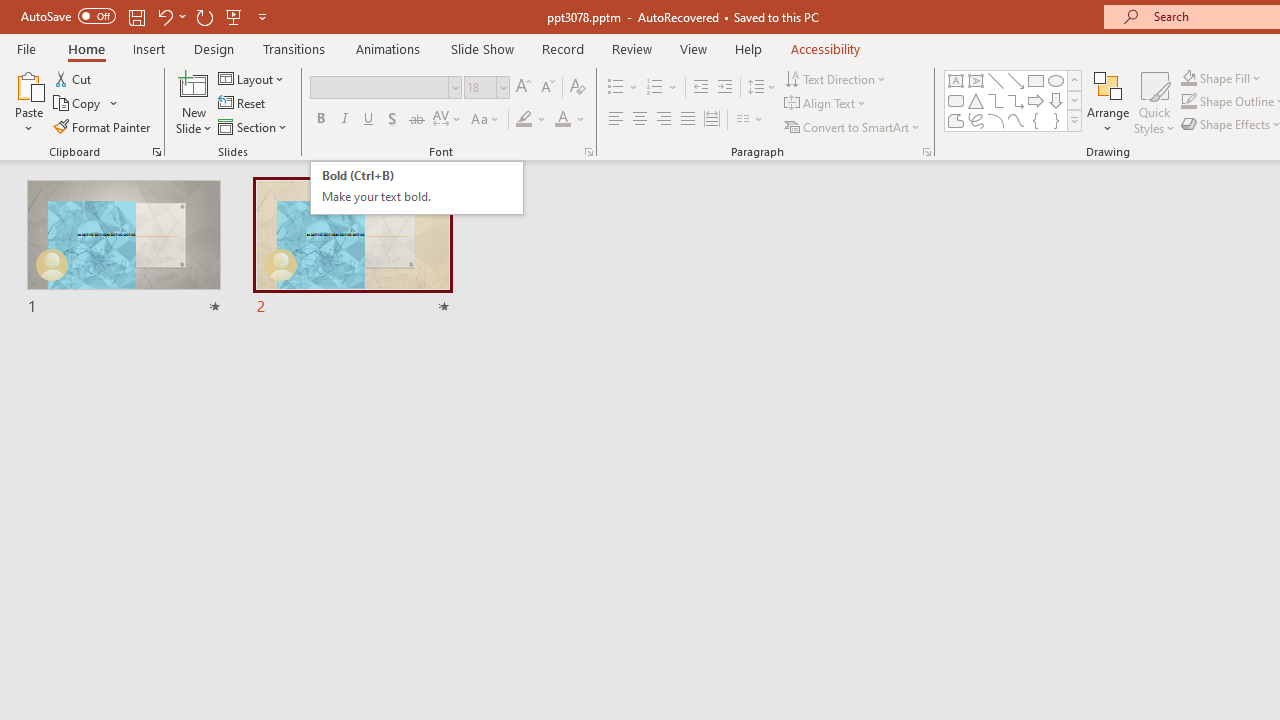  What do you see at coordinates (1189, 77) in the screenshot?
I see `'Shape Fill Dark Green, Accent 2'` at bounding box center [1189, 77].